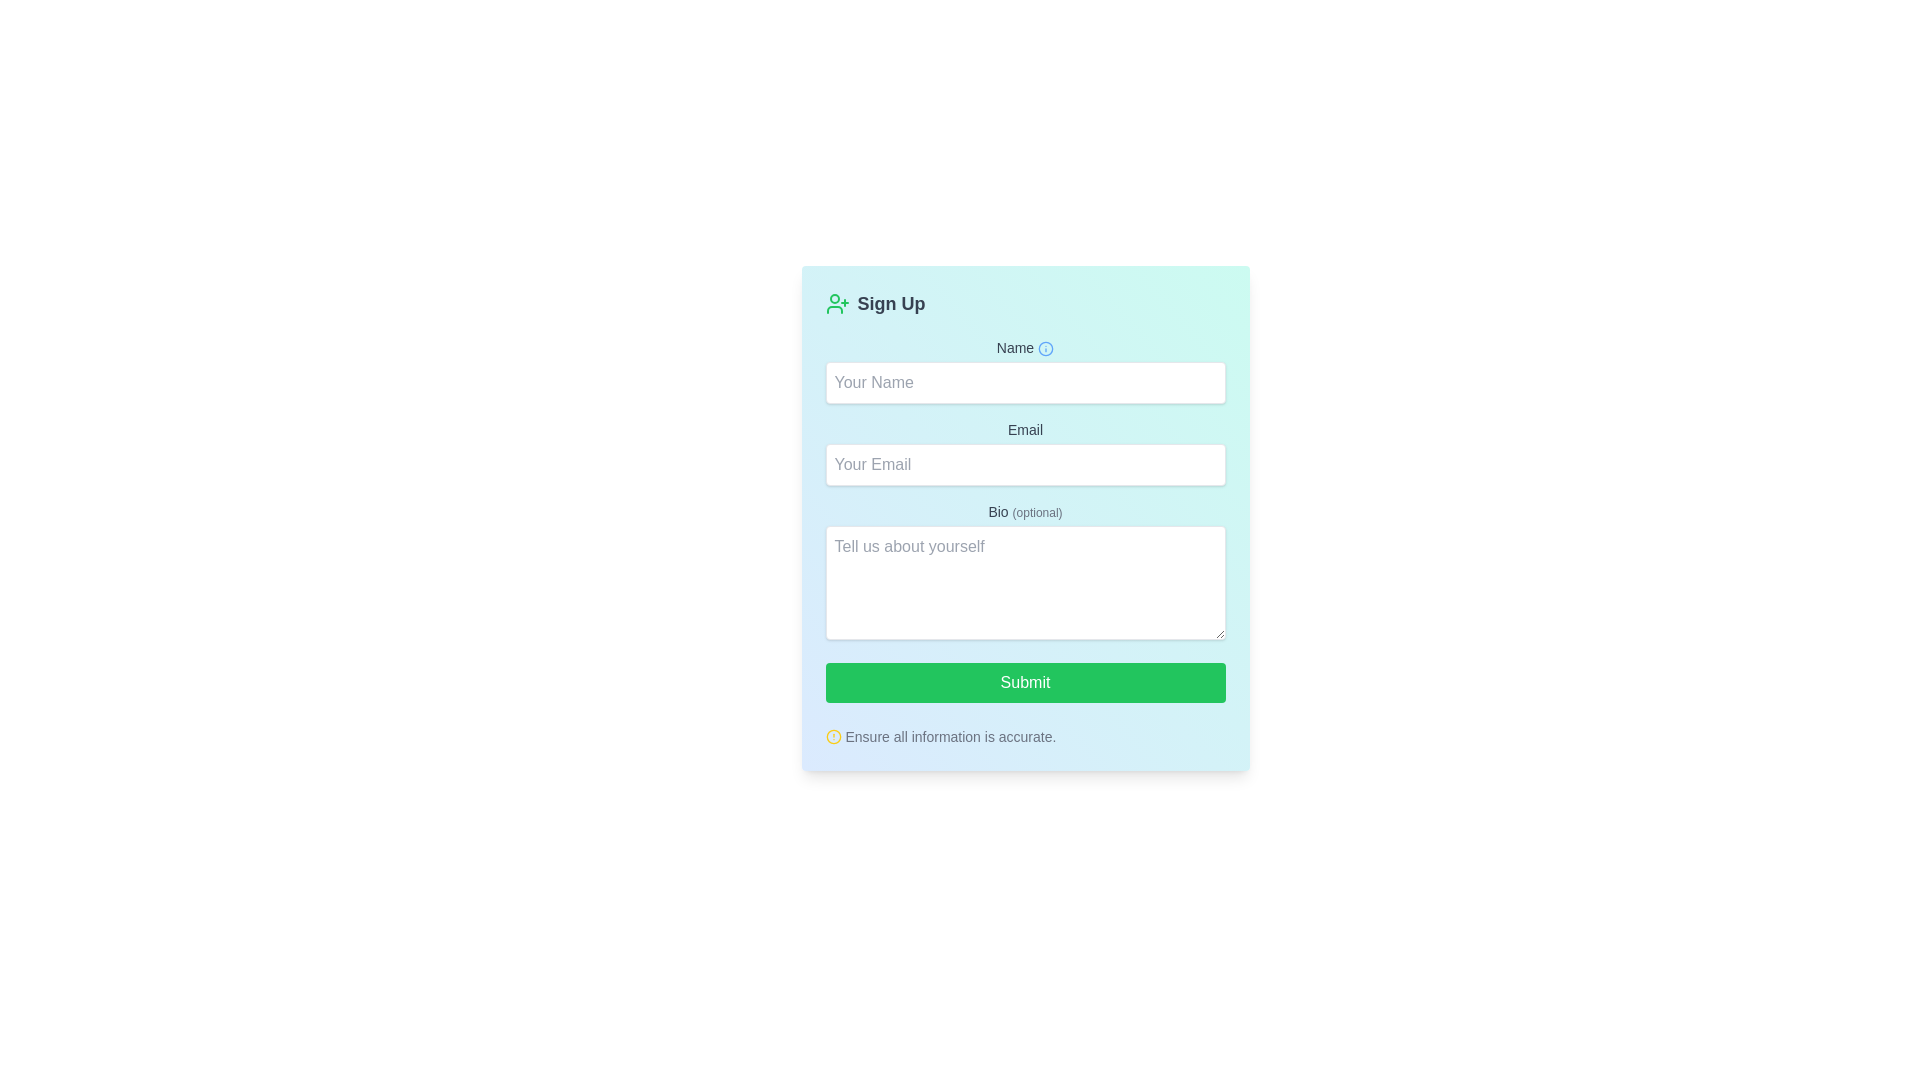 This screenshot has height=1080, width=1920. What do you see at coordinates (1025, 346) in the screenshot?
I see `the 'Your Name' label which indicates the expected input for the name field, located at the top-left corner of the form section` at bounding box center [1025, 346].